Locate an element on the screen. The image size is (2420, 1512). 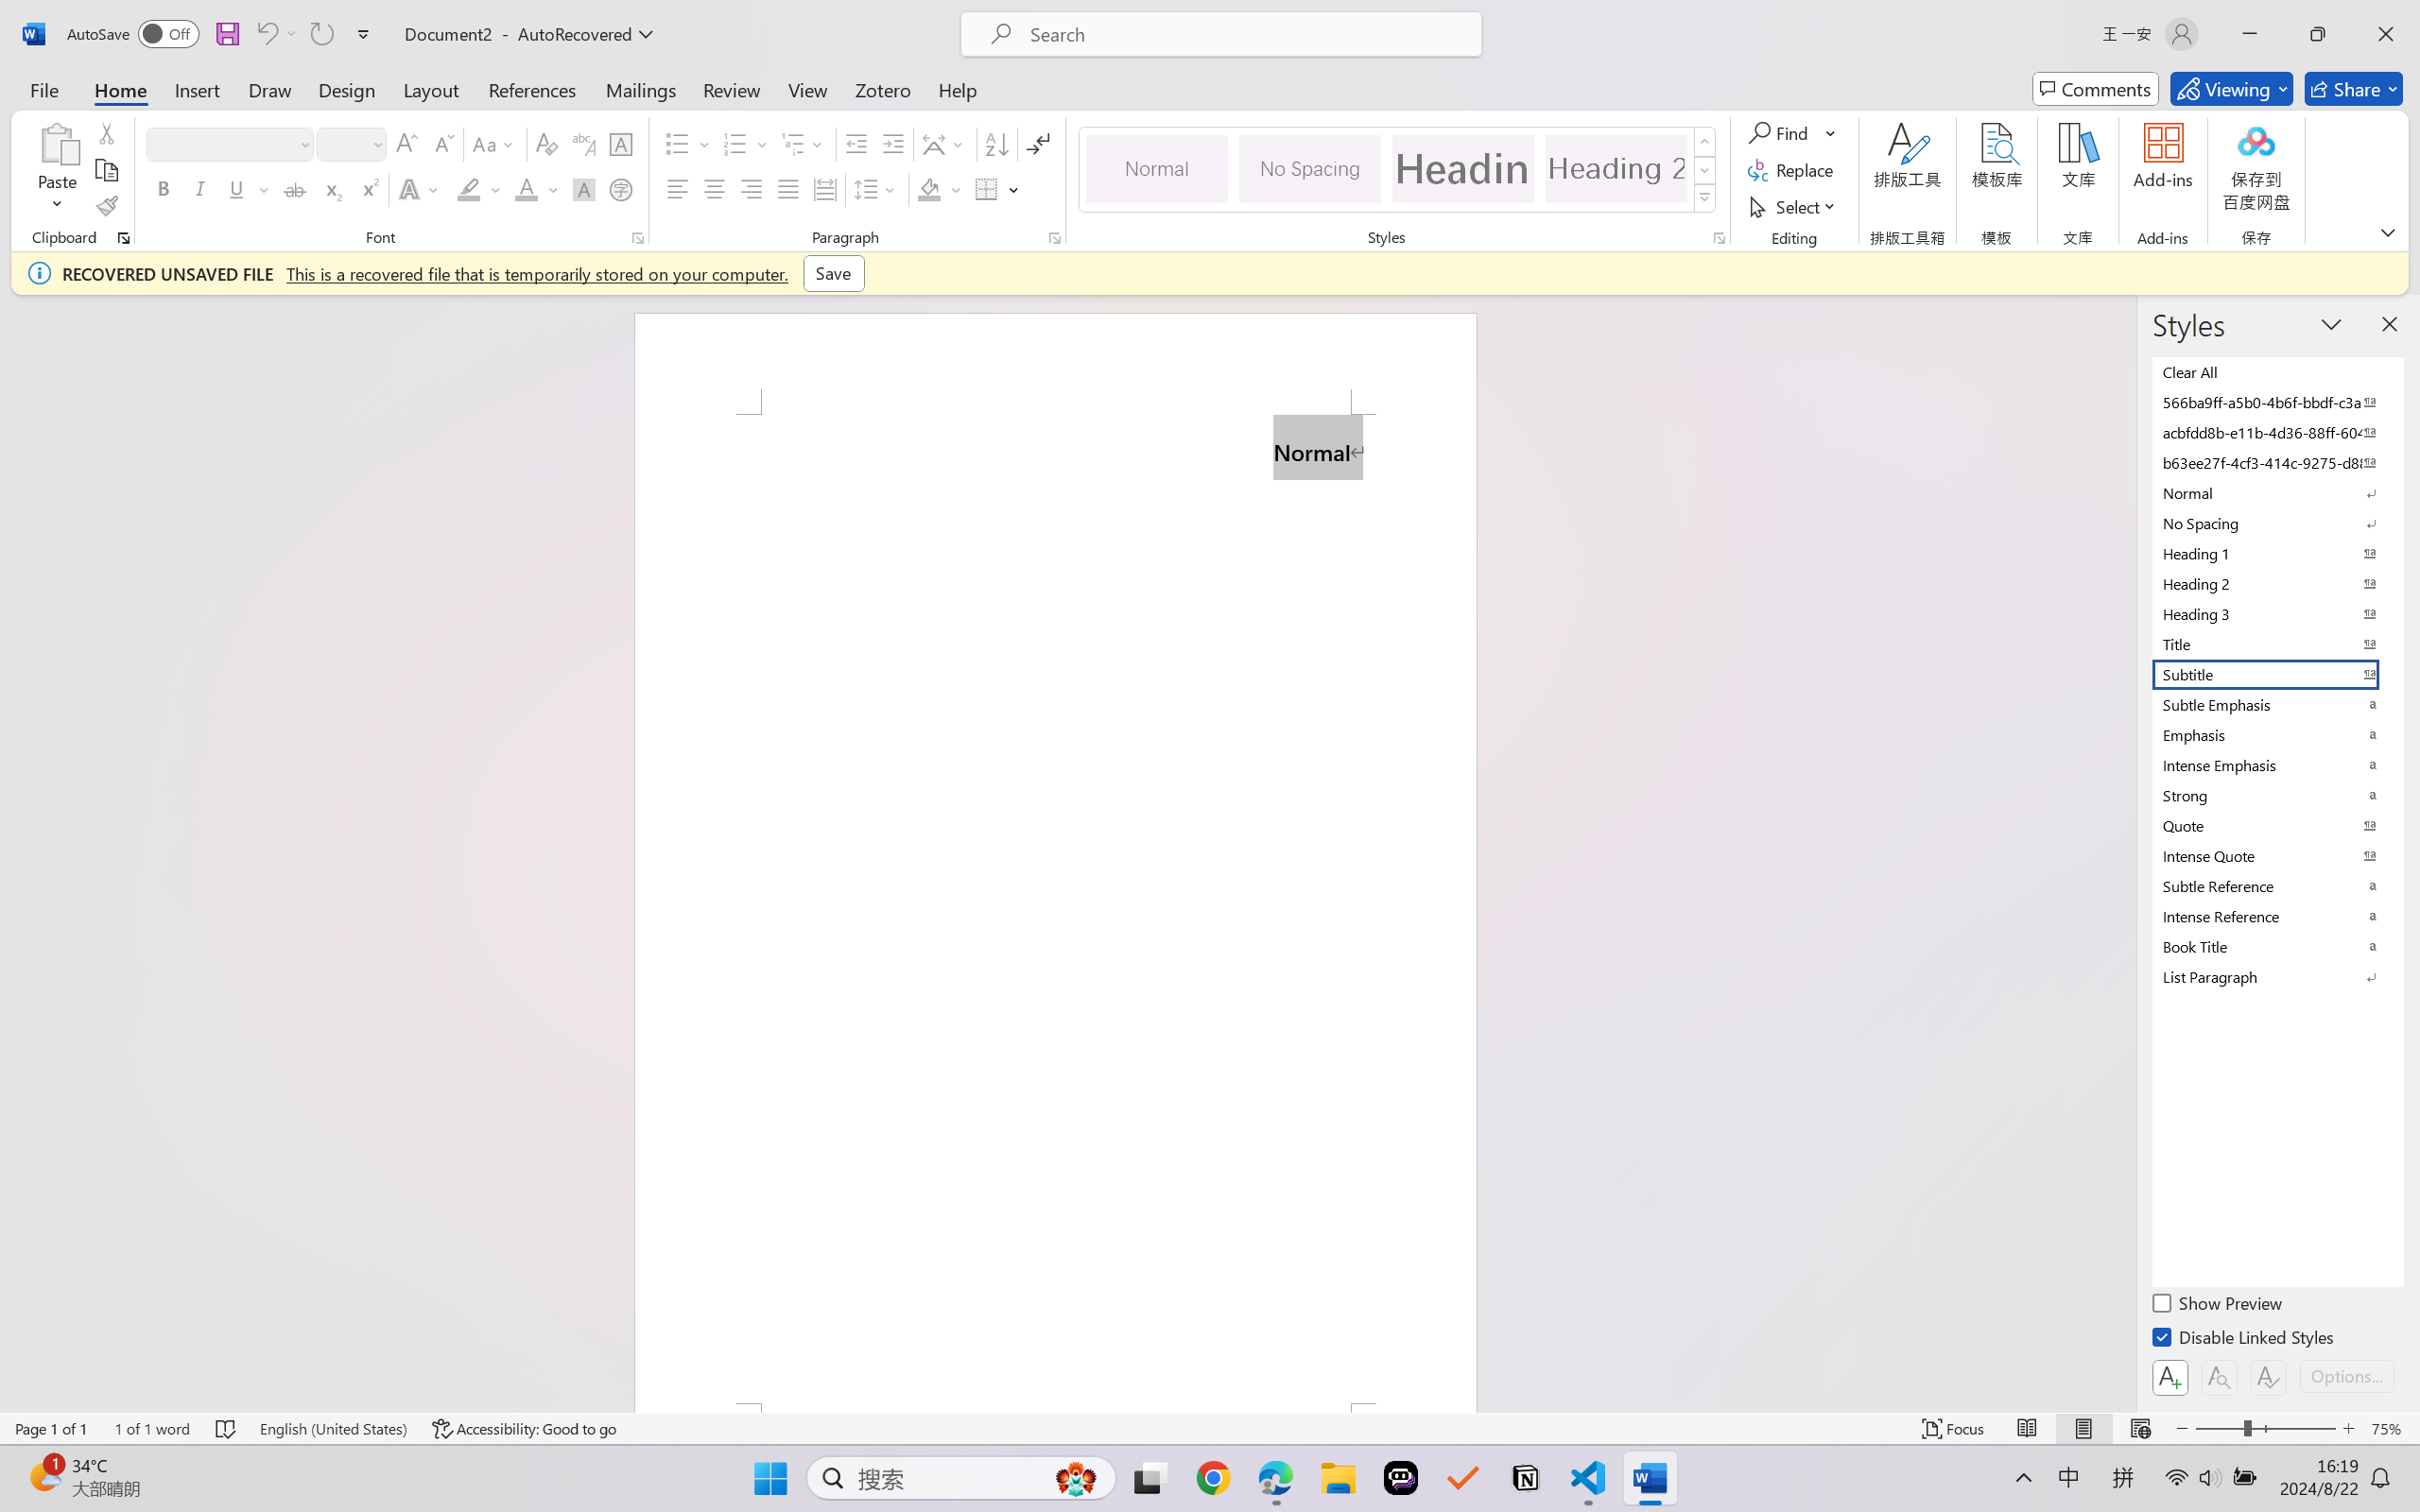
'Shrink Font' is located at coordinates (441, 144).